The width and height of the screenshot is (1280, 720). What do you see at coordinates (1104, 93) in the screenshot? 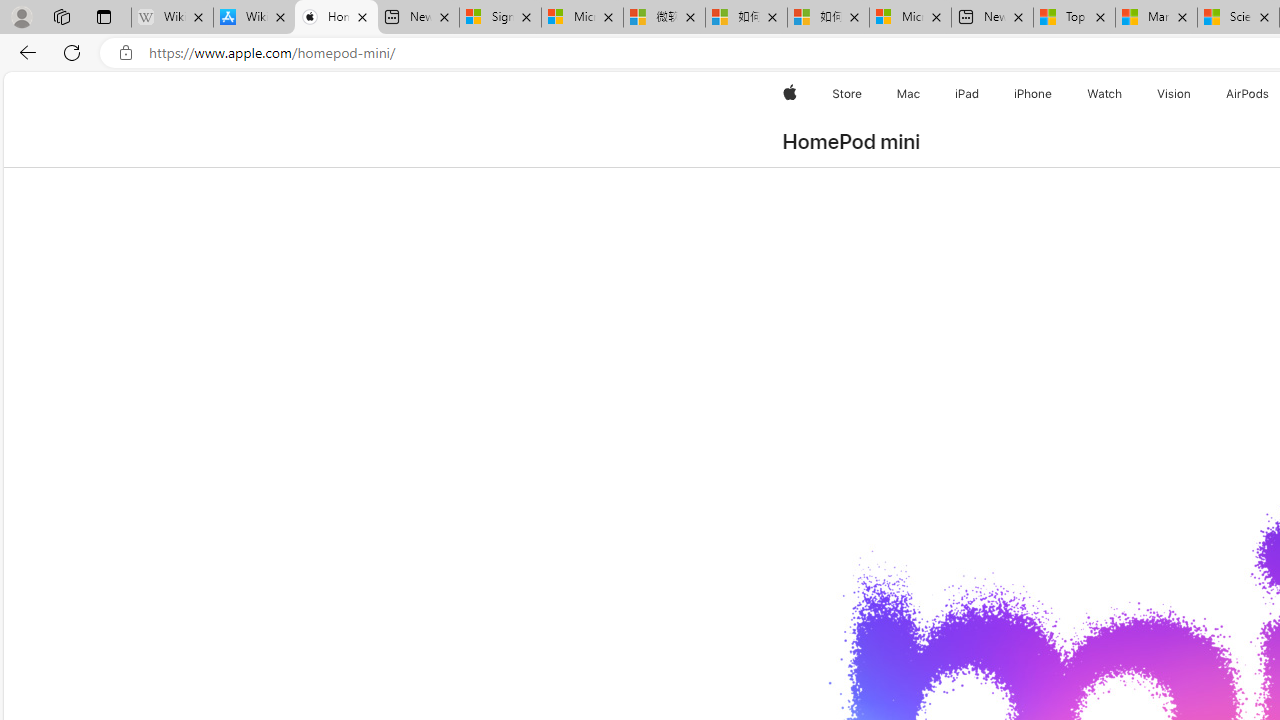
I see `'Watch'` at bounding box center [1104, 93].